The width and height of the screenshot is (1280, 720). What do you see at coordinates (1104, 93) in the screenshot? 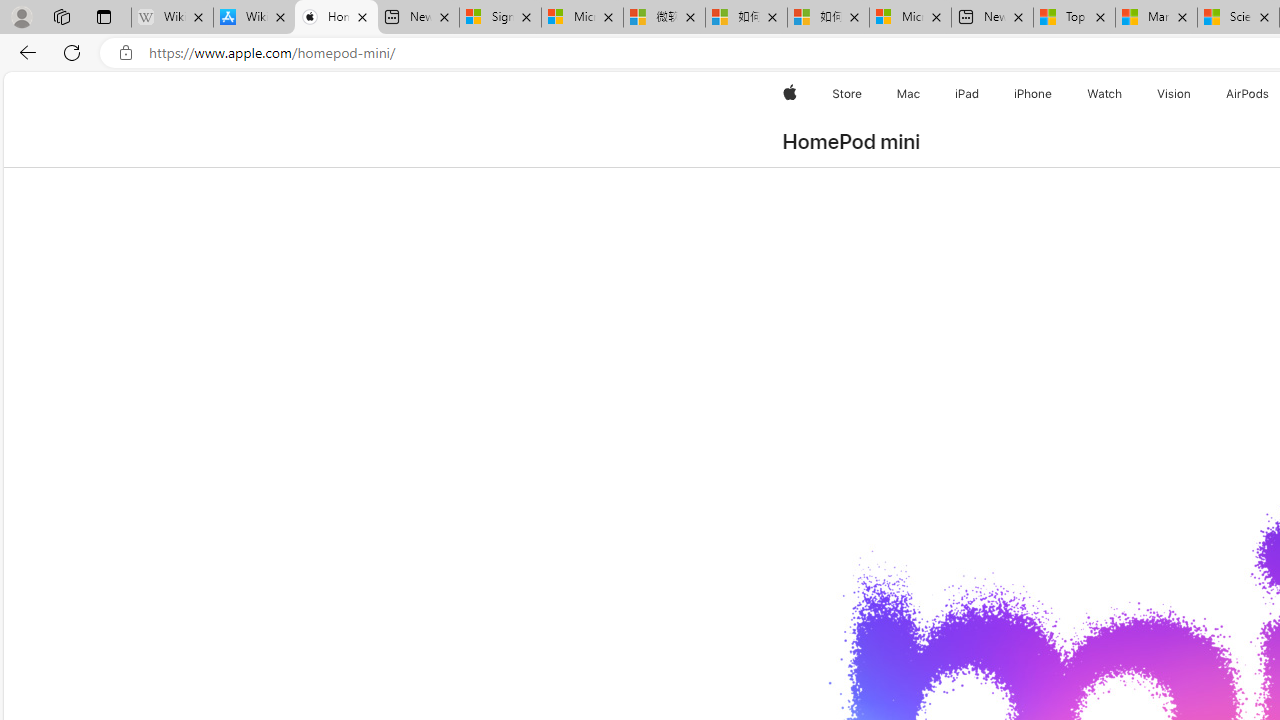
I see `'Watch'` at bounding box center [1104, 93].